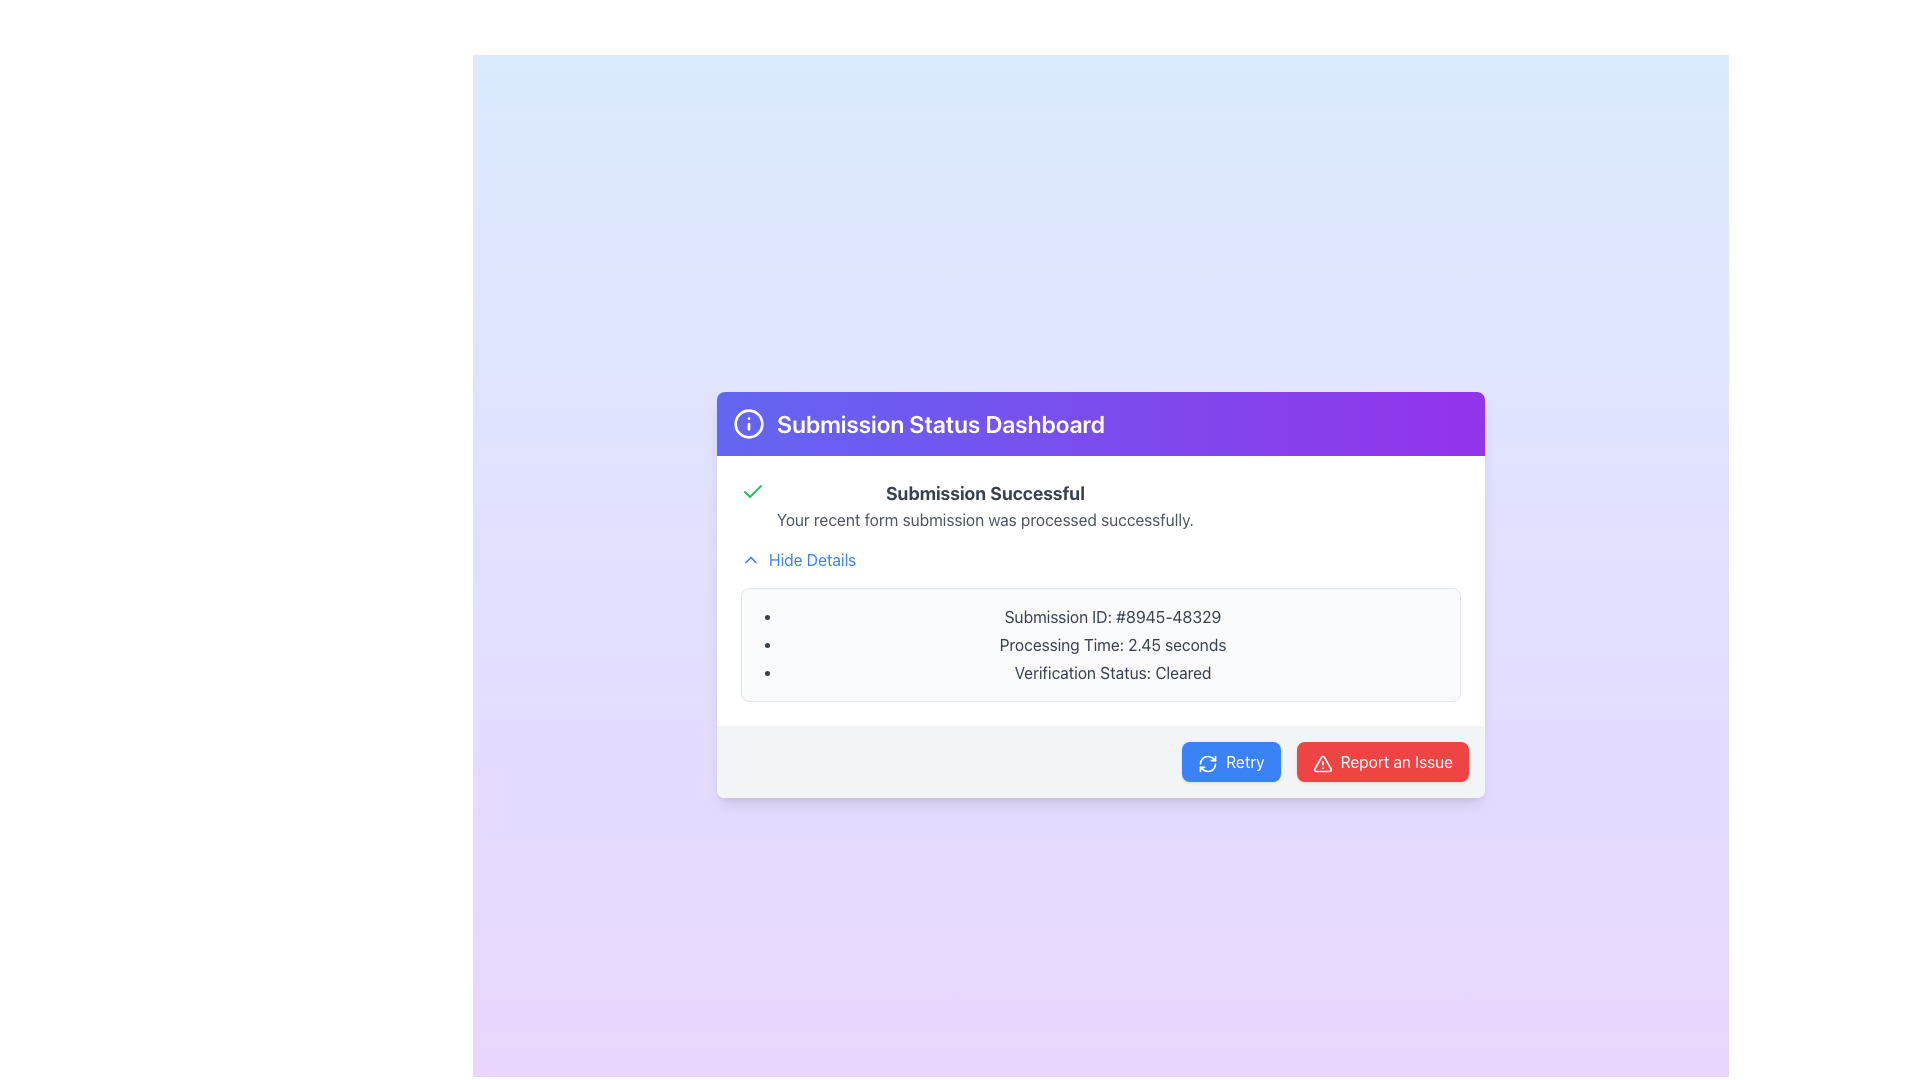 This screenshot has width=1920, height=1080. What do you see at coordinates (812, 559) in the screenshot?
I see `the 'Hide Details' text label, which indicates the action for collapsing the currently expanded section` at bounding box center [812, 559].